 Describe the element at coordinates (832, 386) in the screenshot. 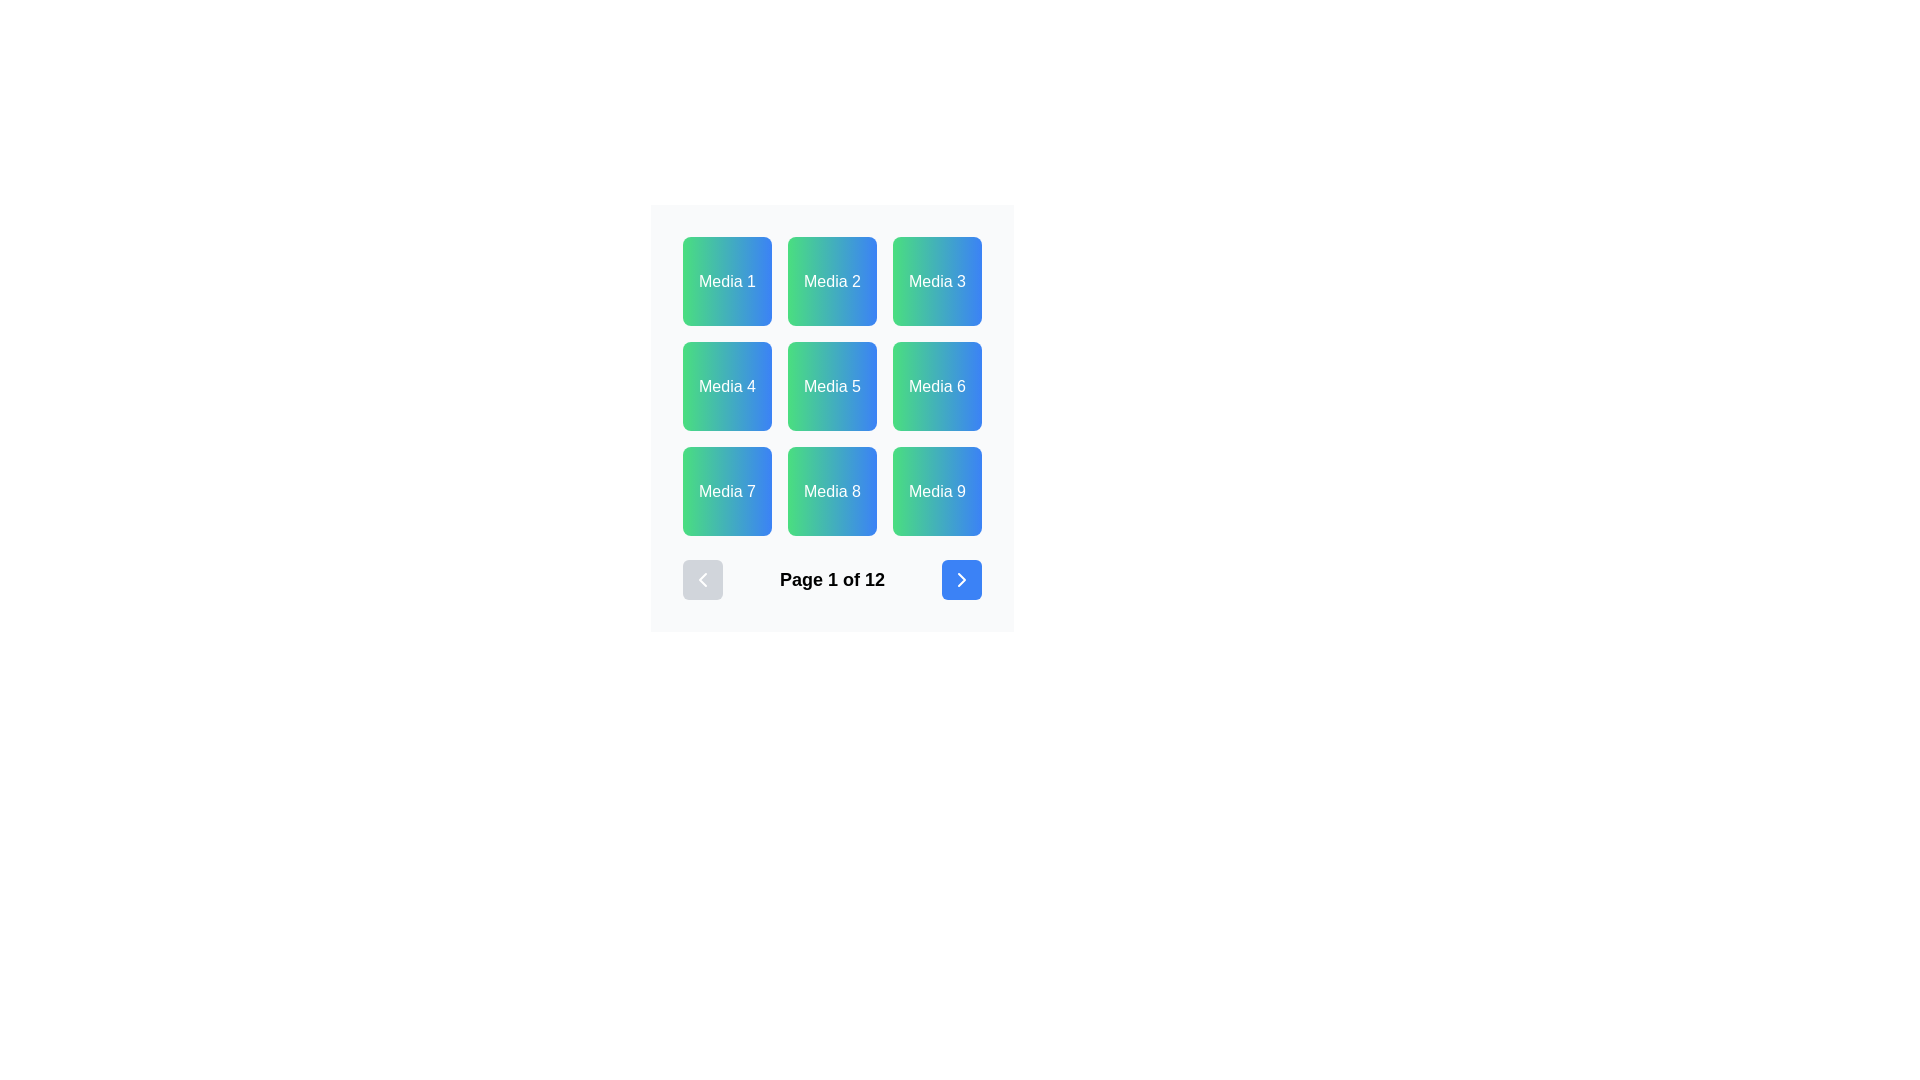

I see `the square-shaped tile with a gradient background transitioning from green to blue, featuring white text 'Media 5', located as the middle tile on the second row of a 3x3 grid` at that location.